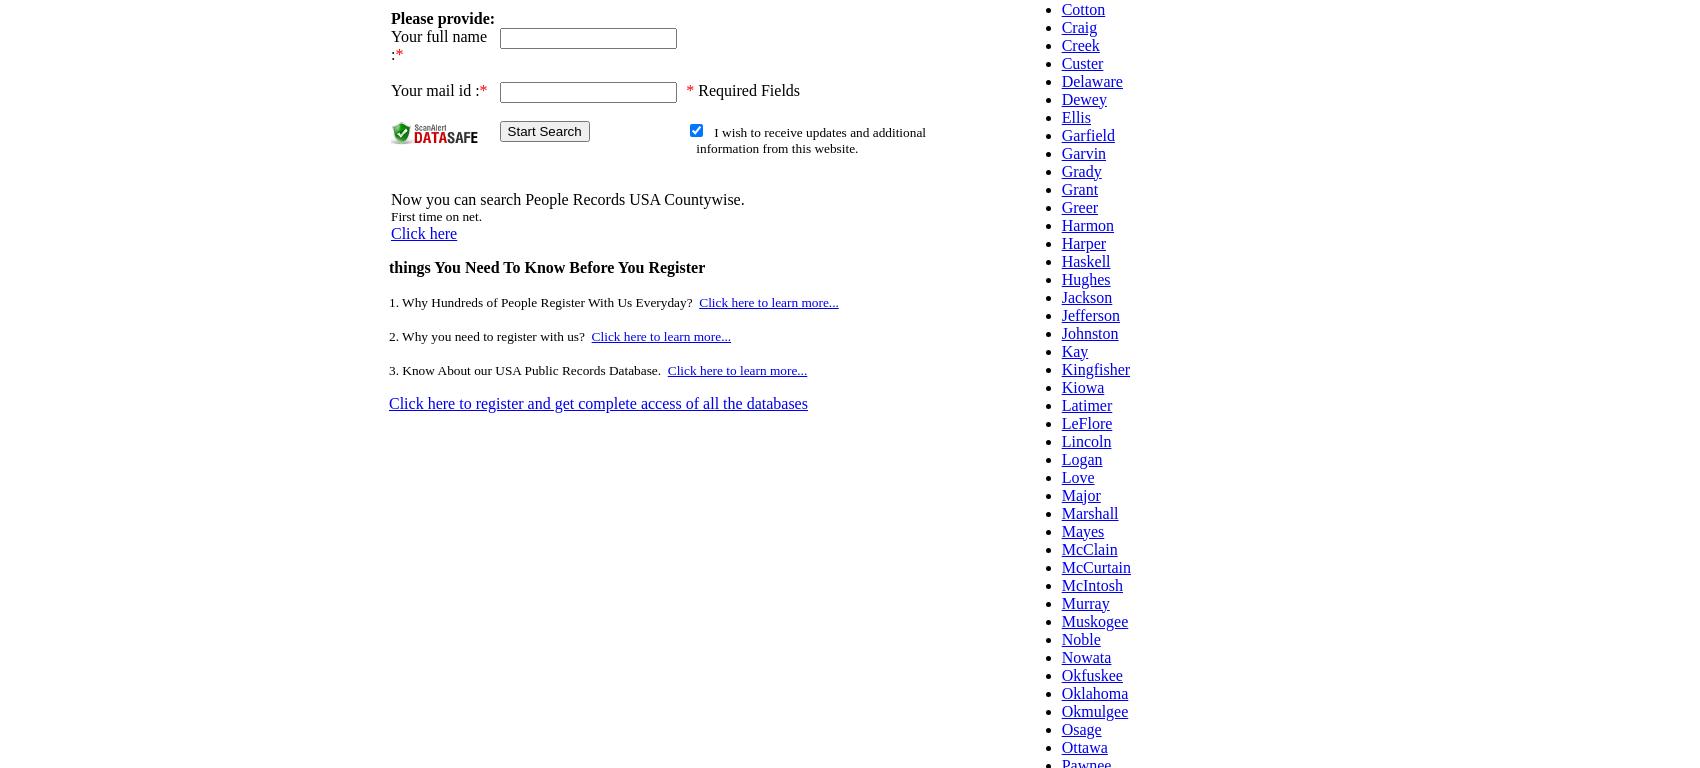 This screenshot has width=1700, height=768. What do you see at coordinates (436, 215) in the screenshot?
I see `'First time on net.'` at bounding box center [436, 215].